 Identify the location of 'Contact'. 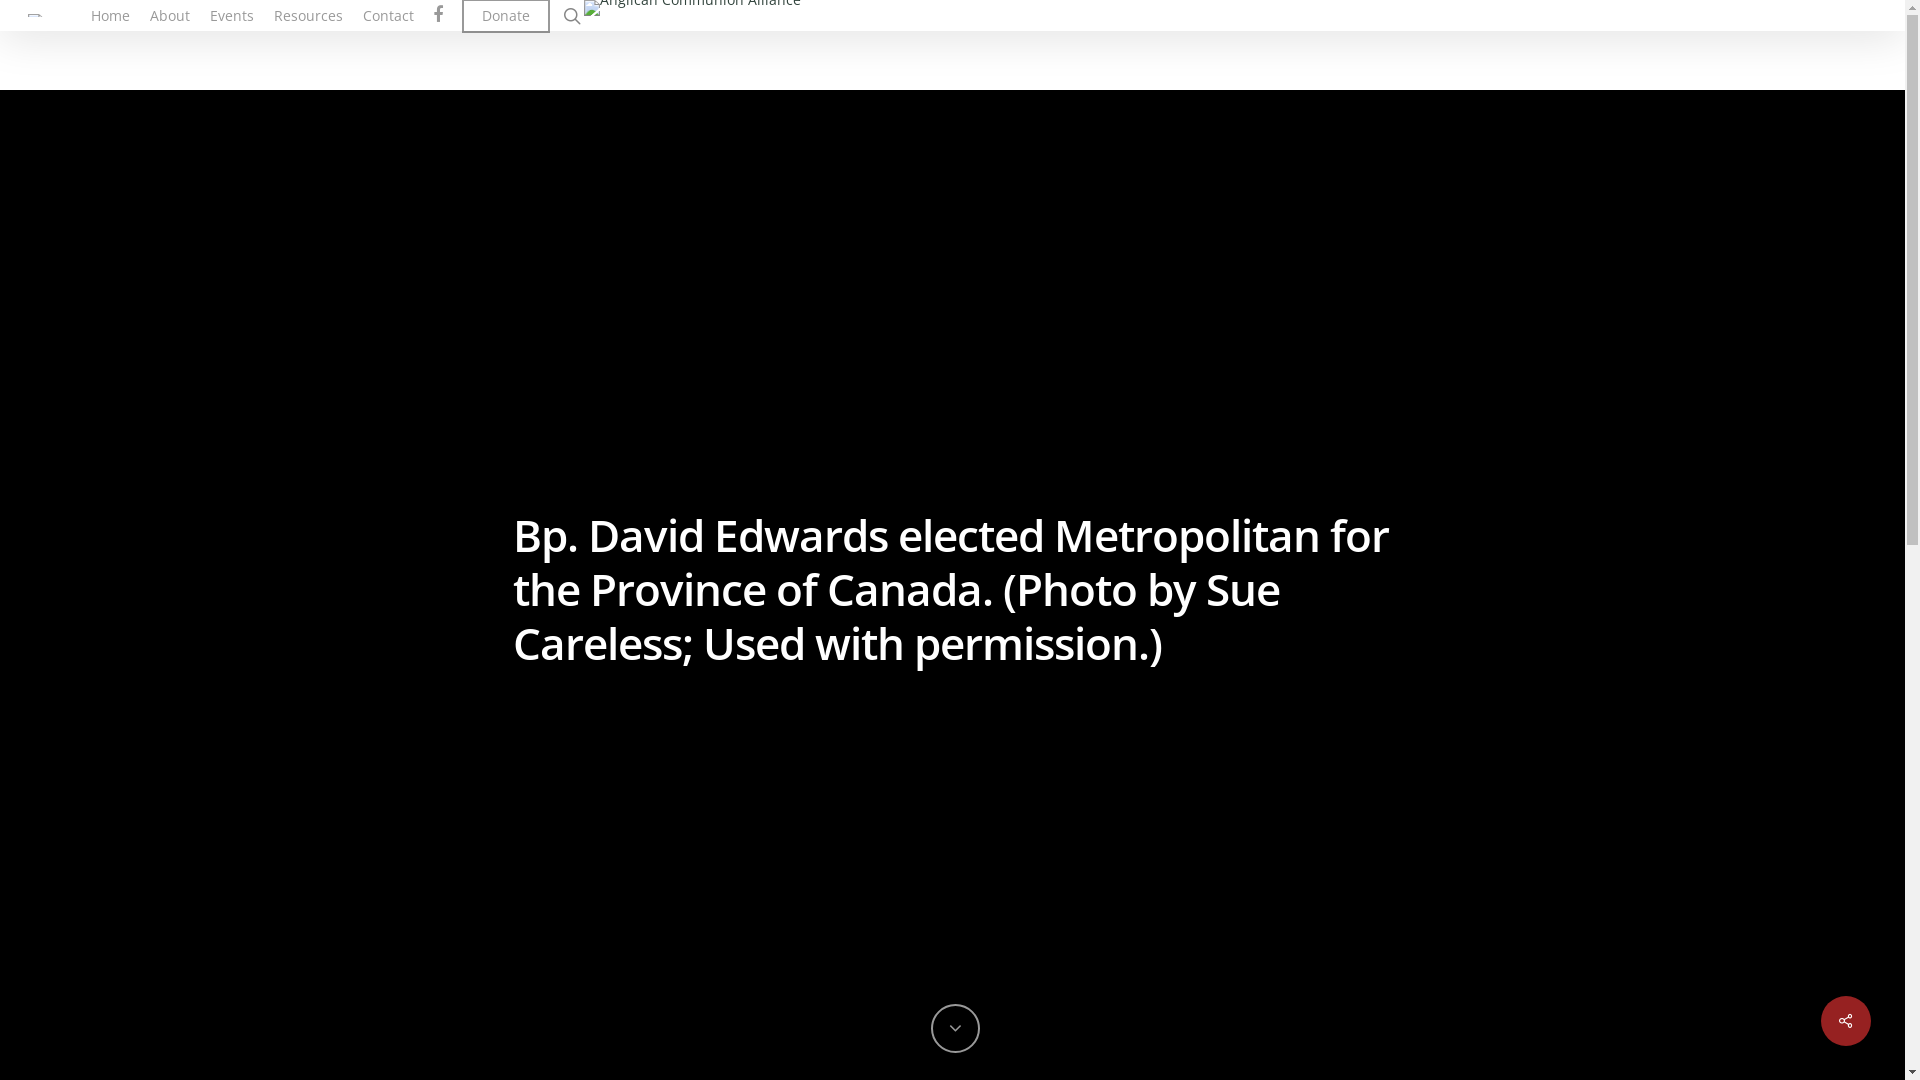
(388, 15).